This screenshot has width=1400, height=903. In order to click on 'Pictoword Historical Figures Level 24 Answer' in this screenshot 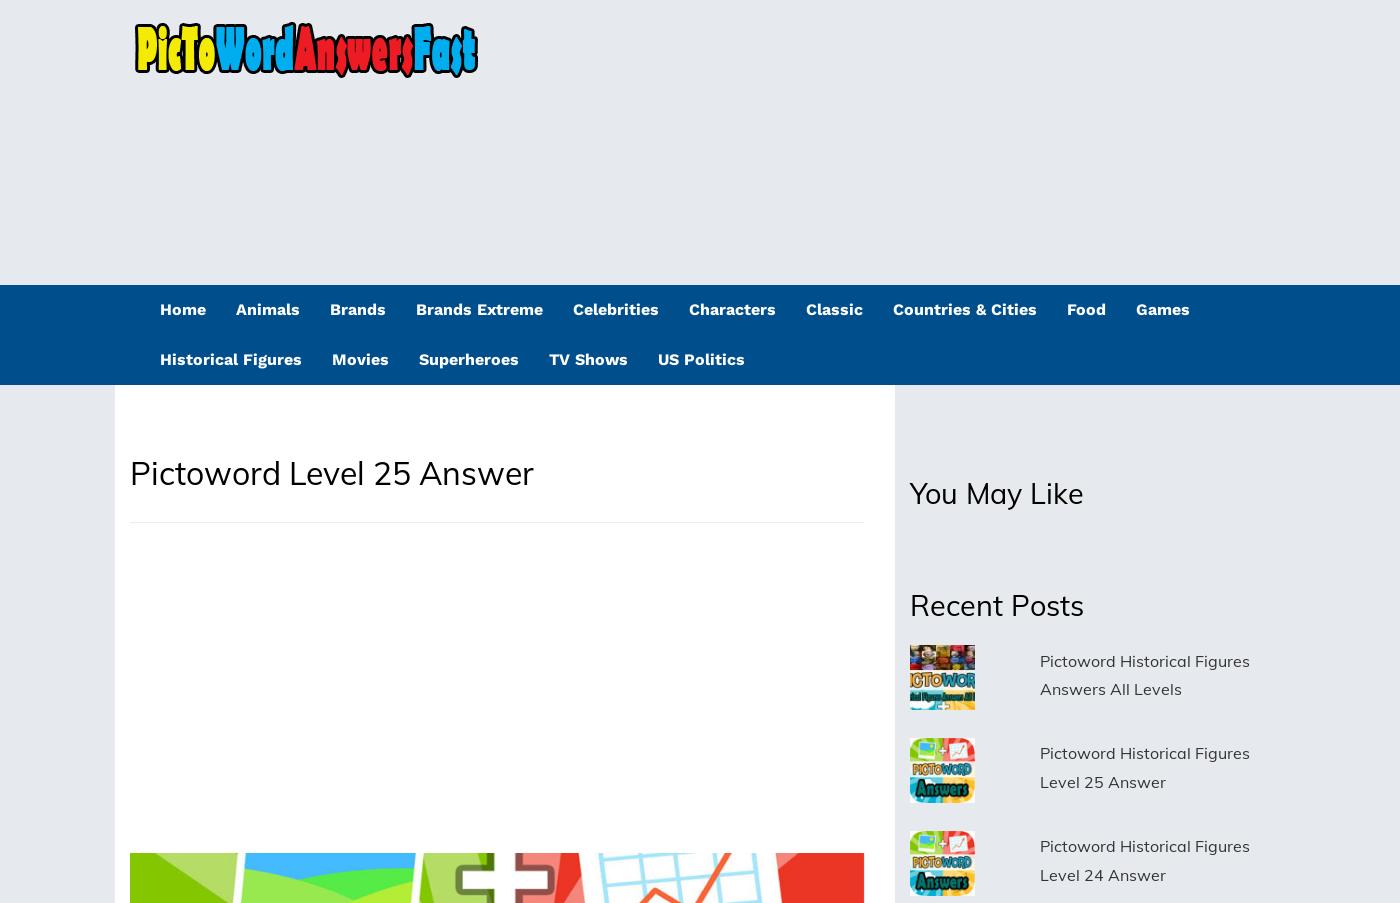, I will do `click(1143, 859)`.